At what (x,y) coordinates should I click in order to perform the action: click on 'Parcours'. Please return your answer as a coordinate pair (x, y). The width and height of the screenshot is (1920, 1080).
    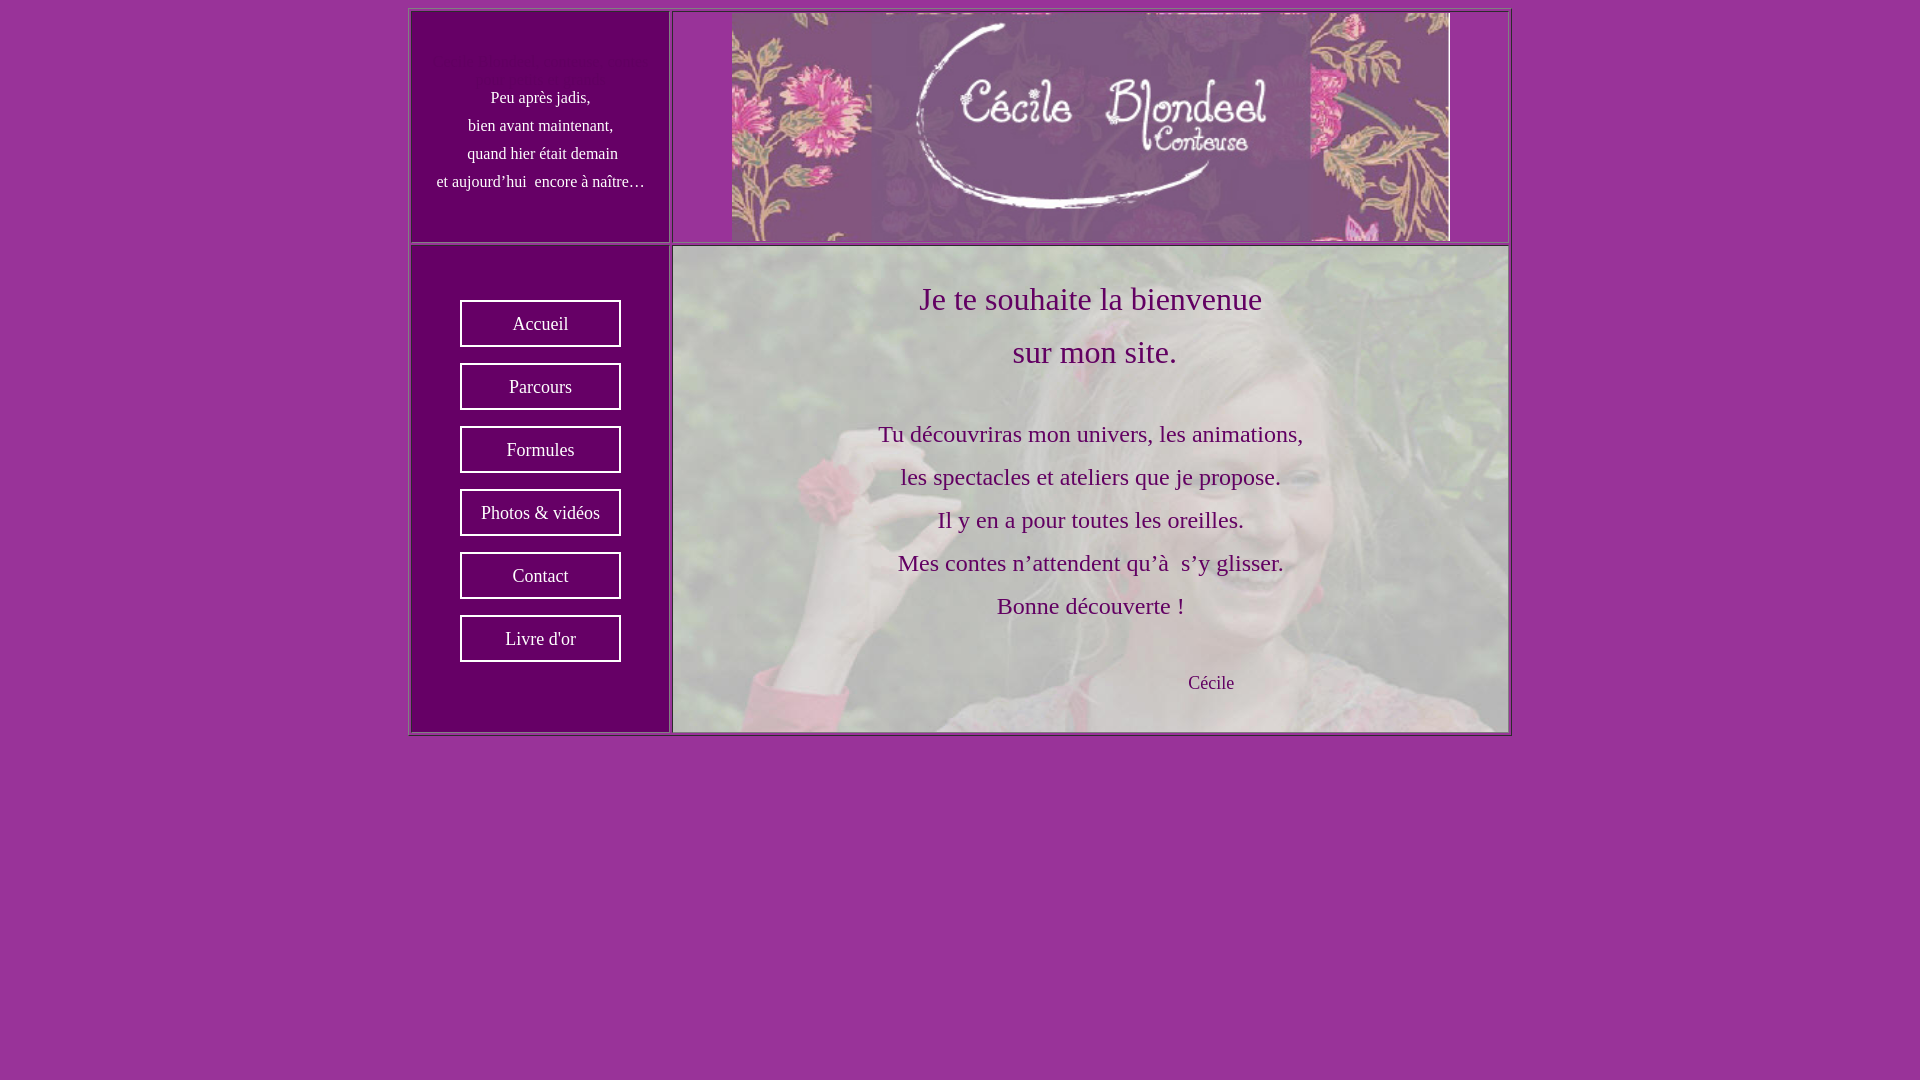
    Looking at the image, I should click on (540, 386).